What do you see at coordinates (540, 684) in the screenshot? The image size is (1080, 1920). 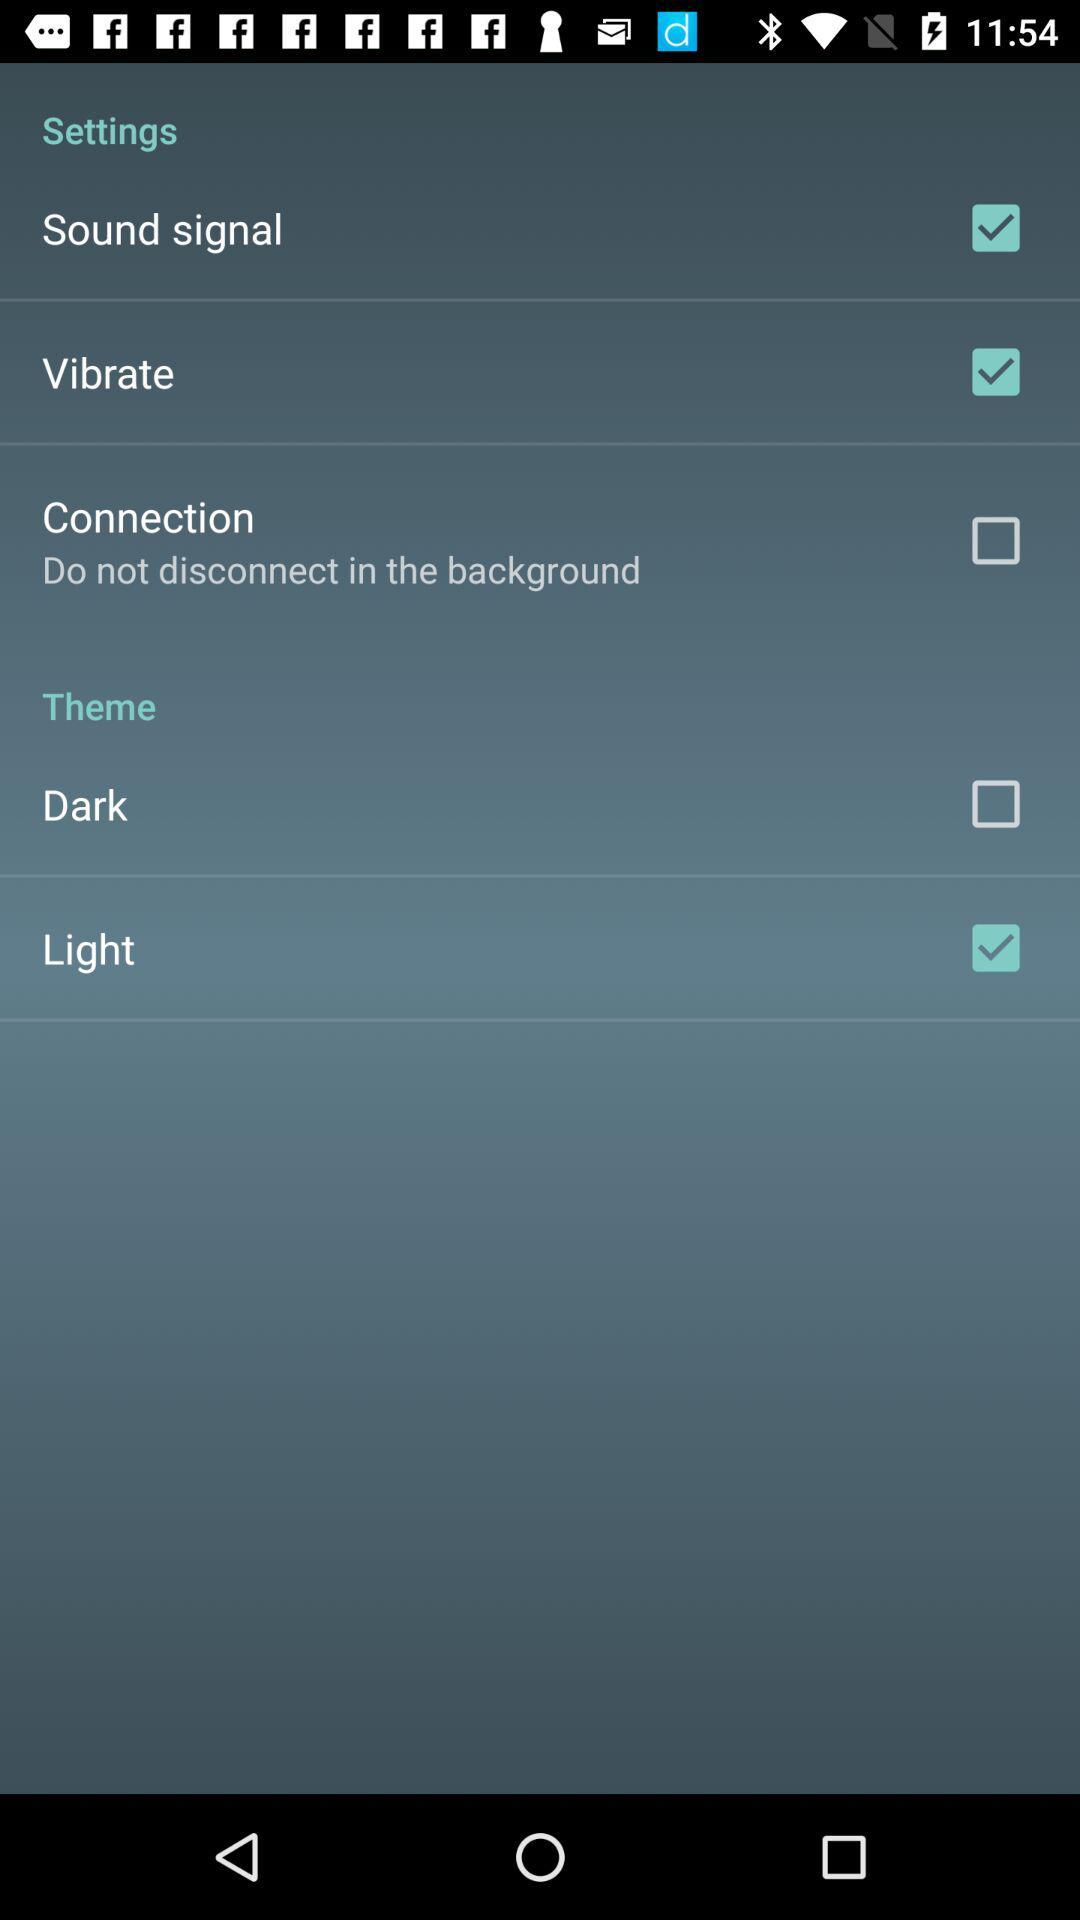 I see `item below do not disconnect` at bounding box center [540, 684].